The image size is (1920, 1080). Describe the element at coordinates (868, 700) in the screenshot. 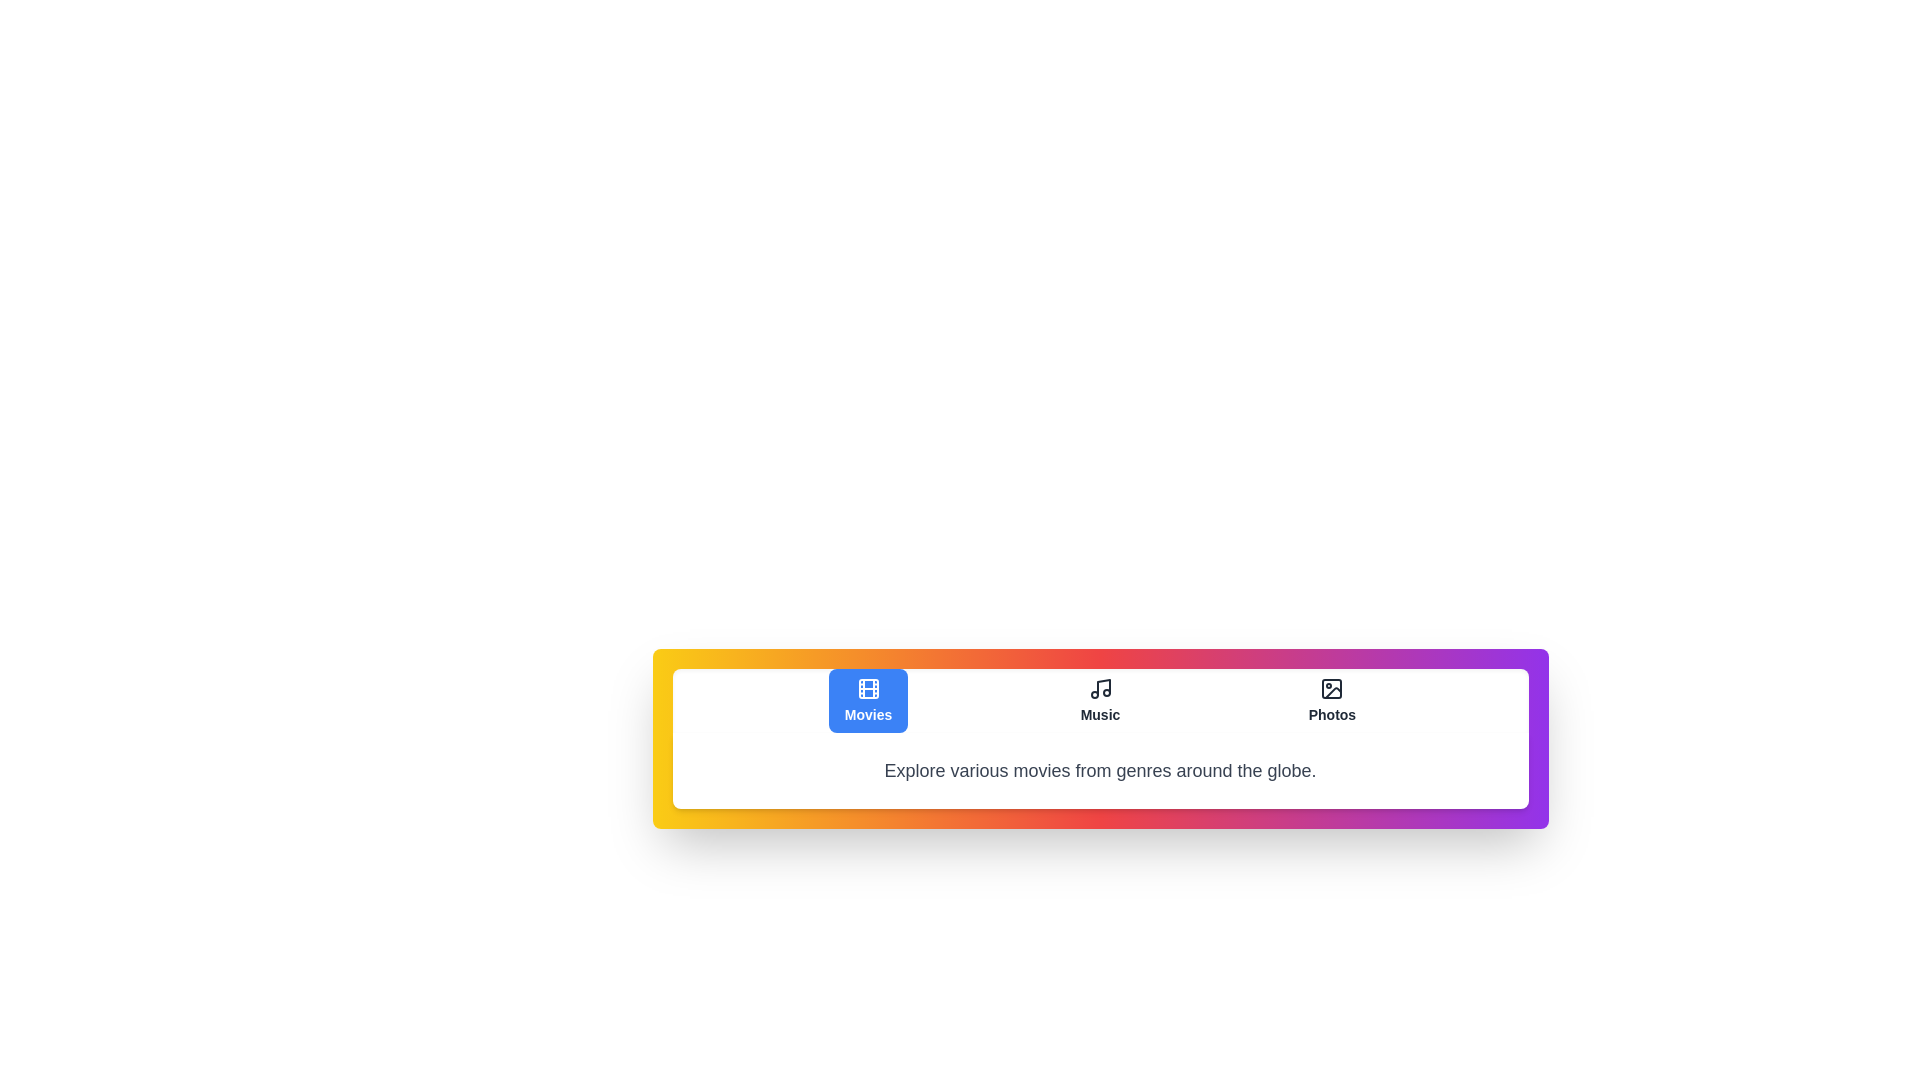

I see `the tab labeled Movies to observe its hover state` at that location.